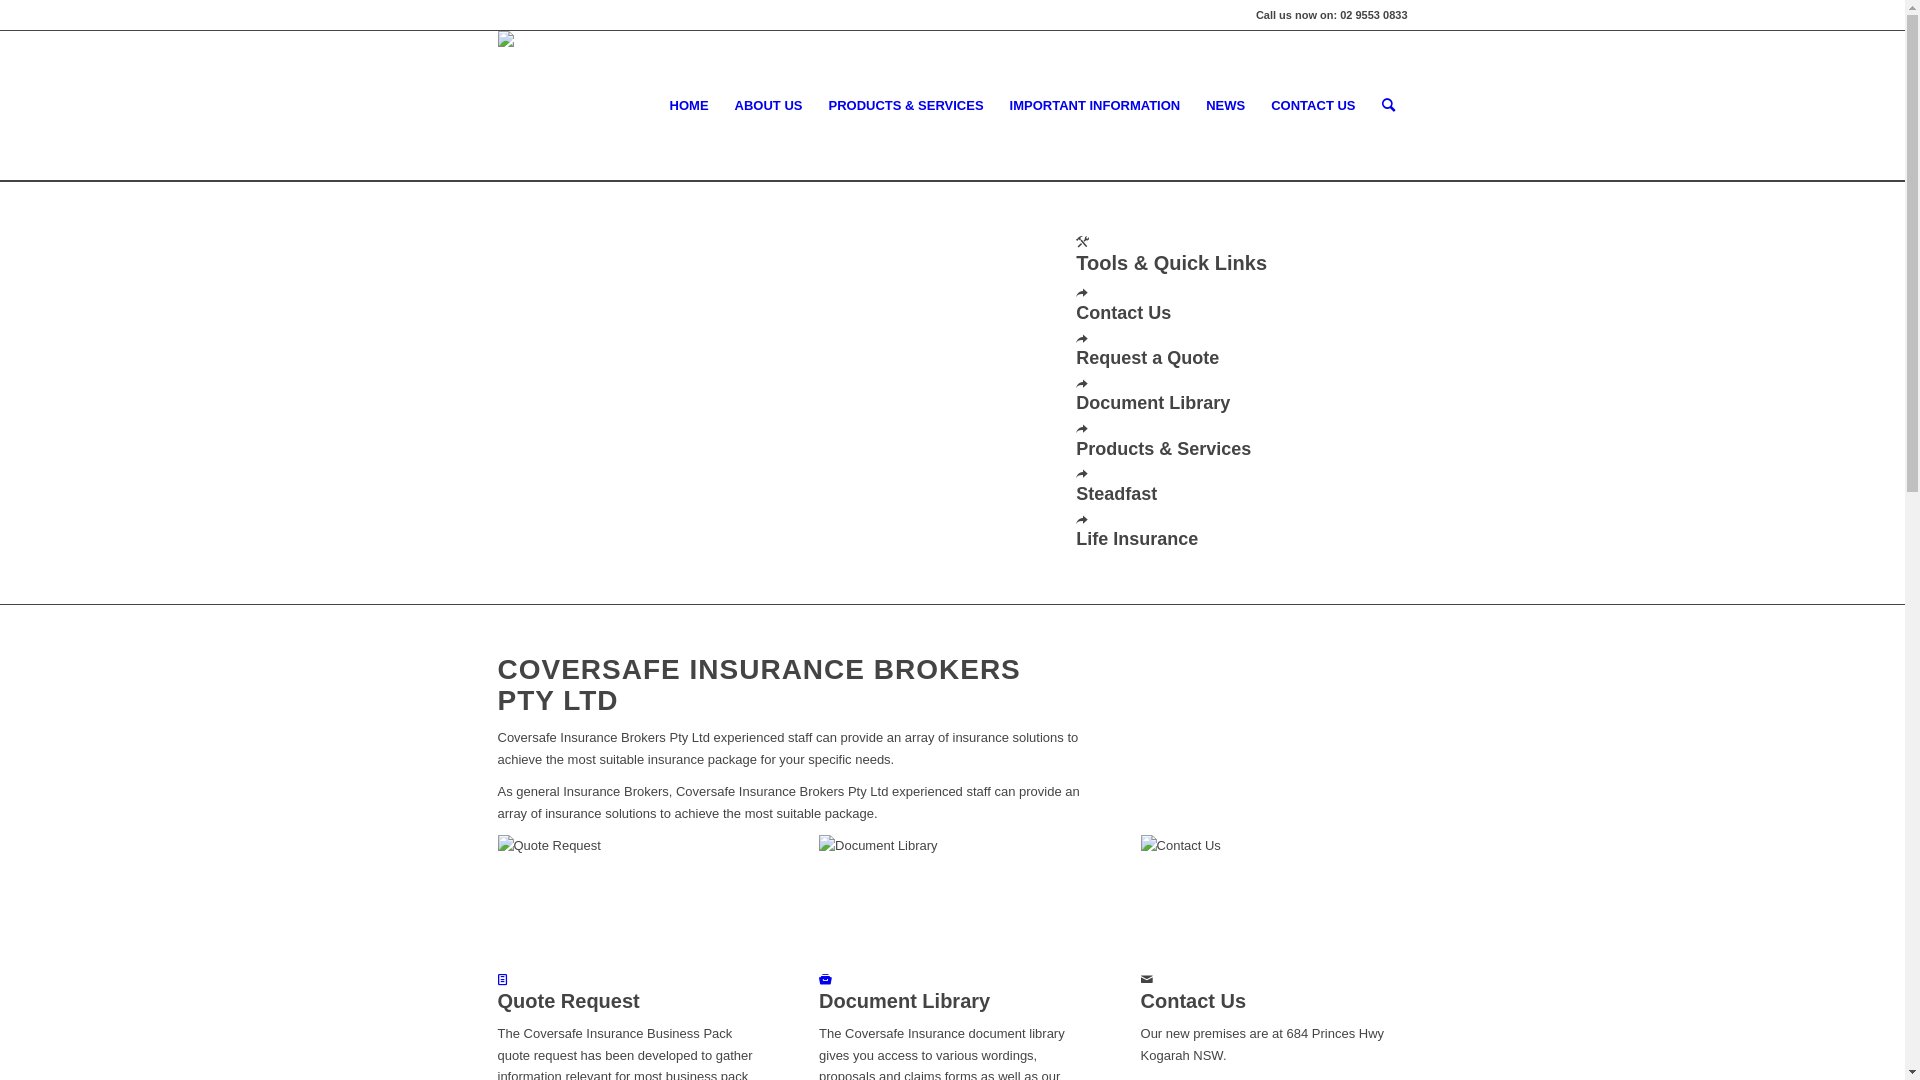 Image resolution: width=1920 pixels, height=1080 pixels. I want to click on 'CONTACT US', so click(1313, 105).